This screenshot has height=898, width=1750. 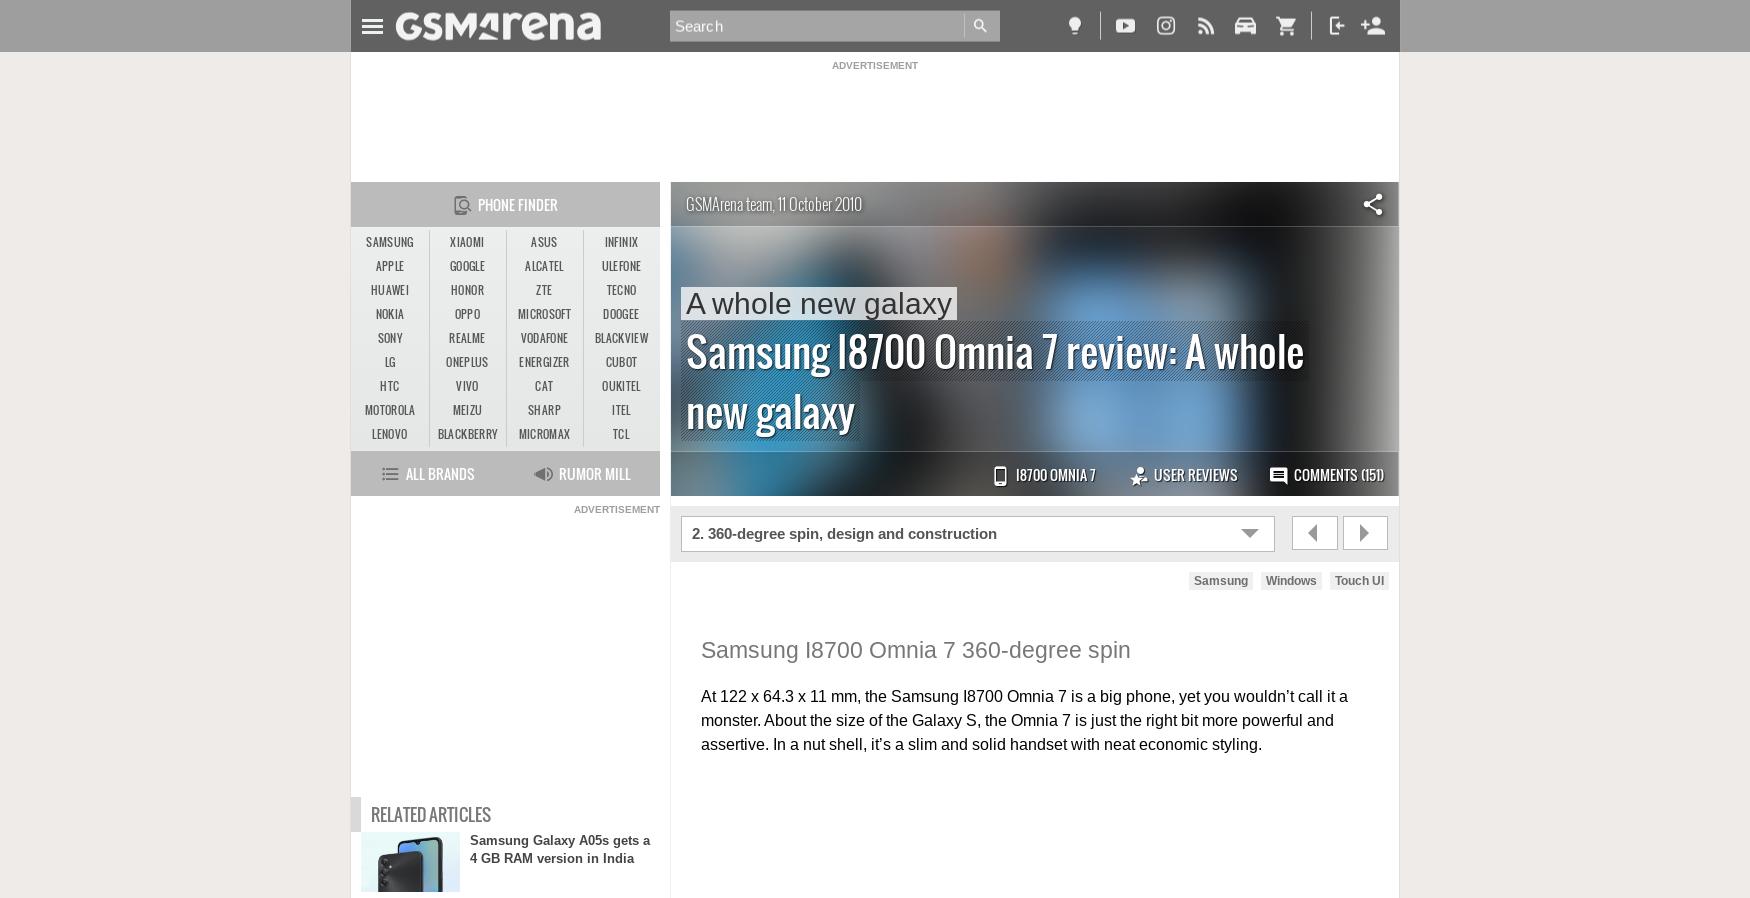 I want to click on 'Xiaomi', so click(x=467, y=242).